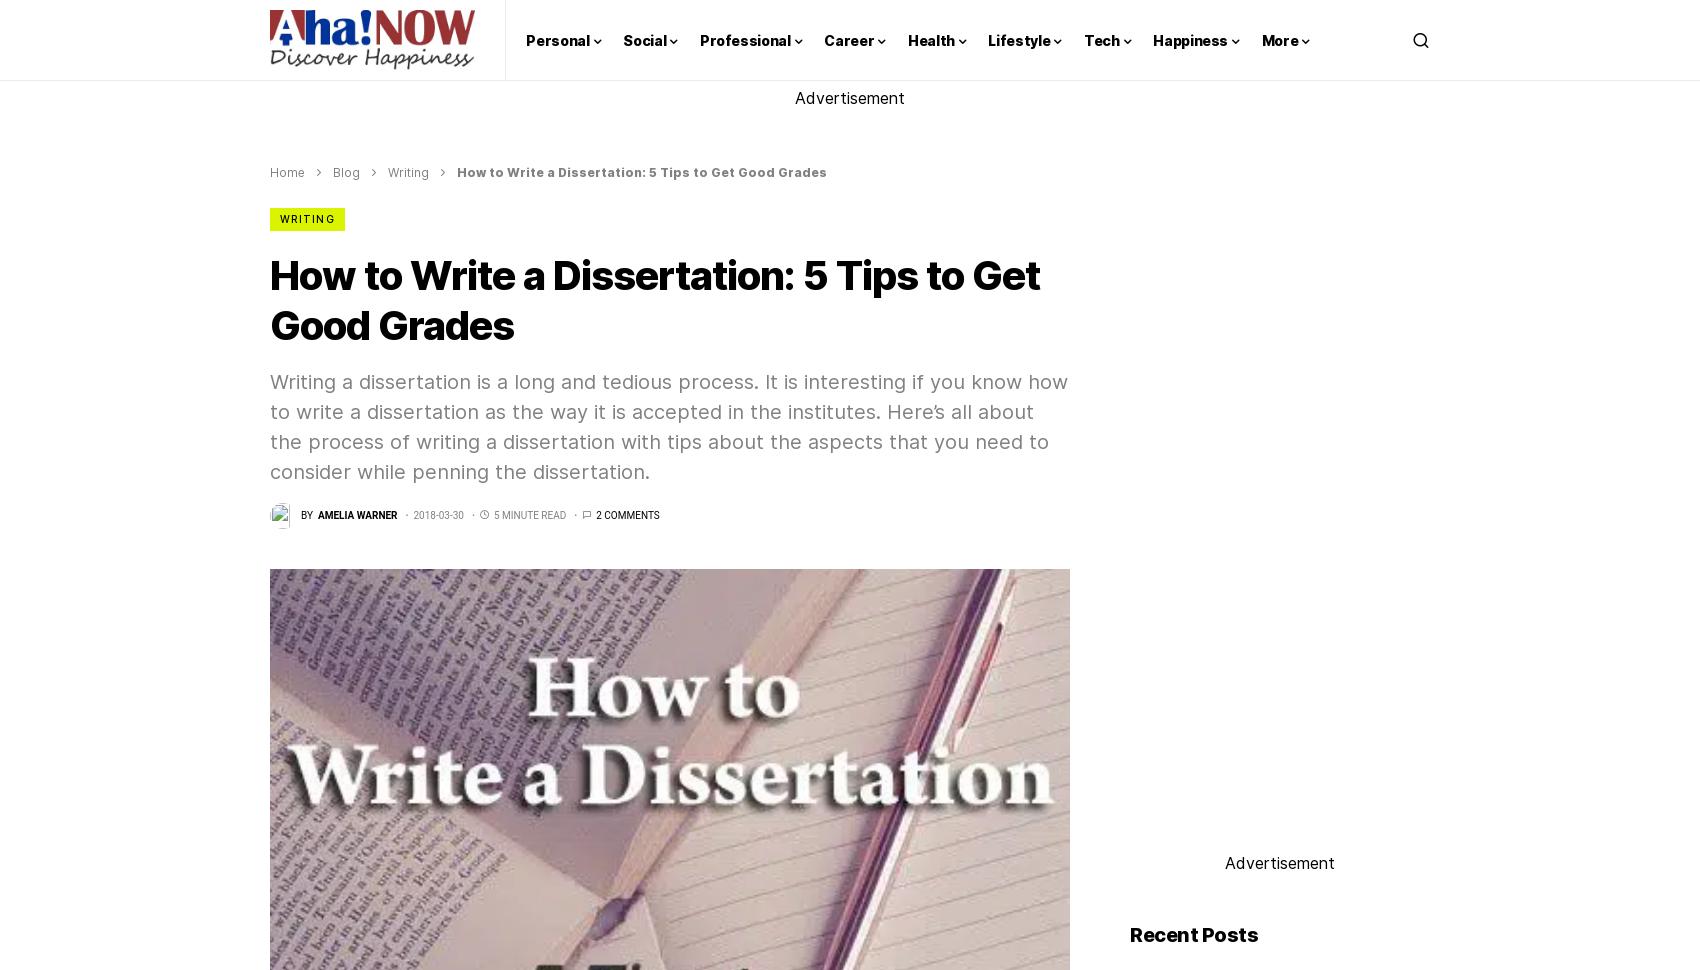 The height and width of the screenshot is (970, 1700). What do you see at coordinates (847, 39) in the screenshot?
I see `'Career'` at bounding box center [847, 39].